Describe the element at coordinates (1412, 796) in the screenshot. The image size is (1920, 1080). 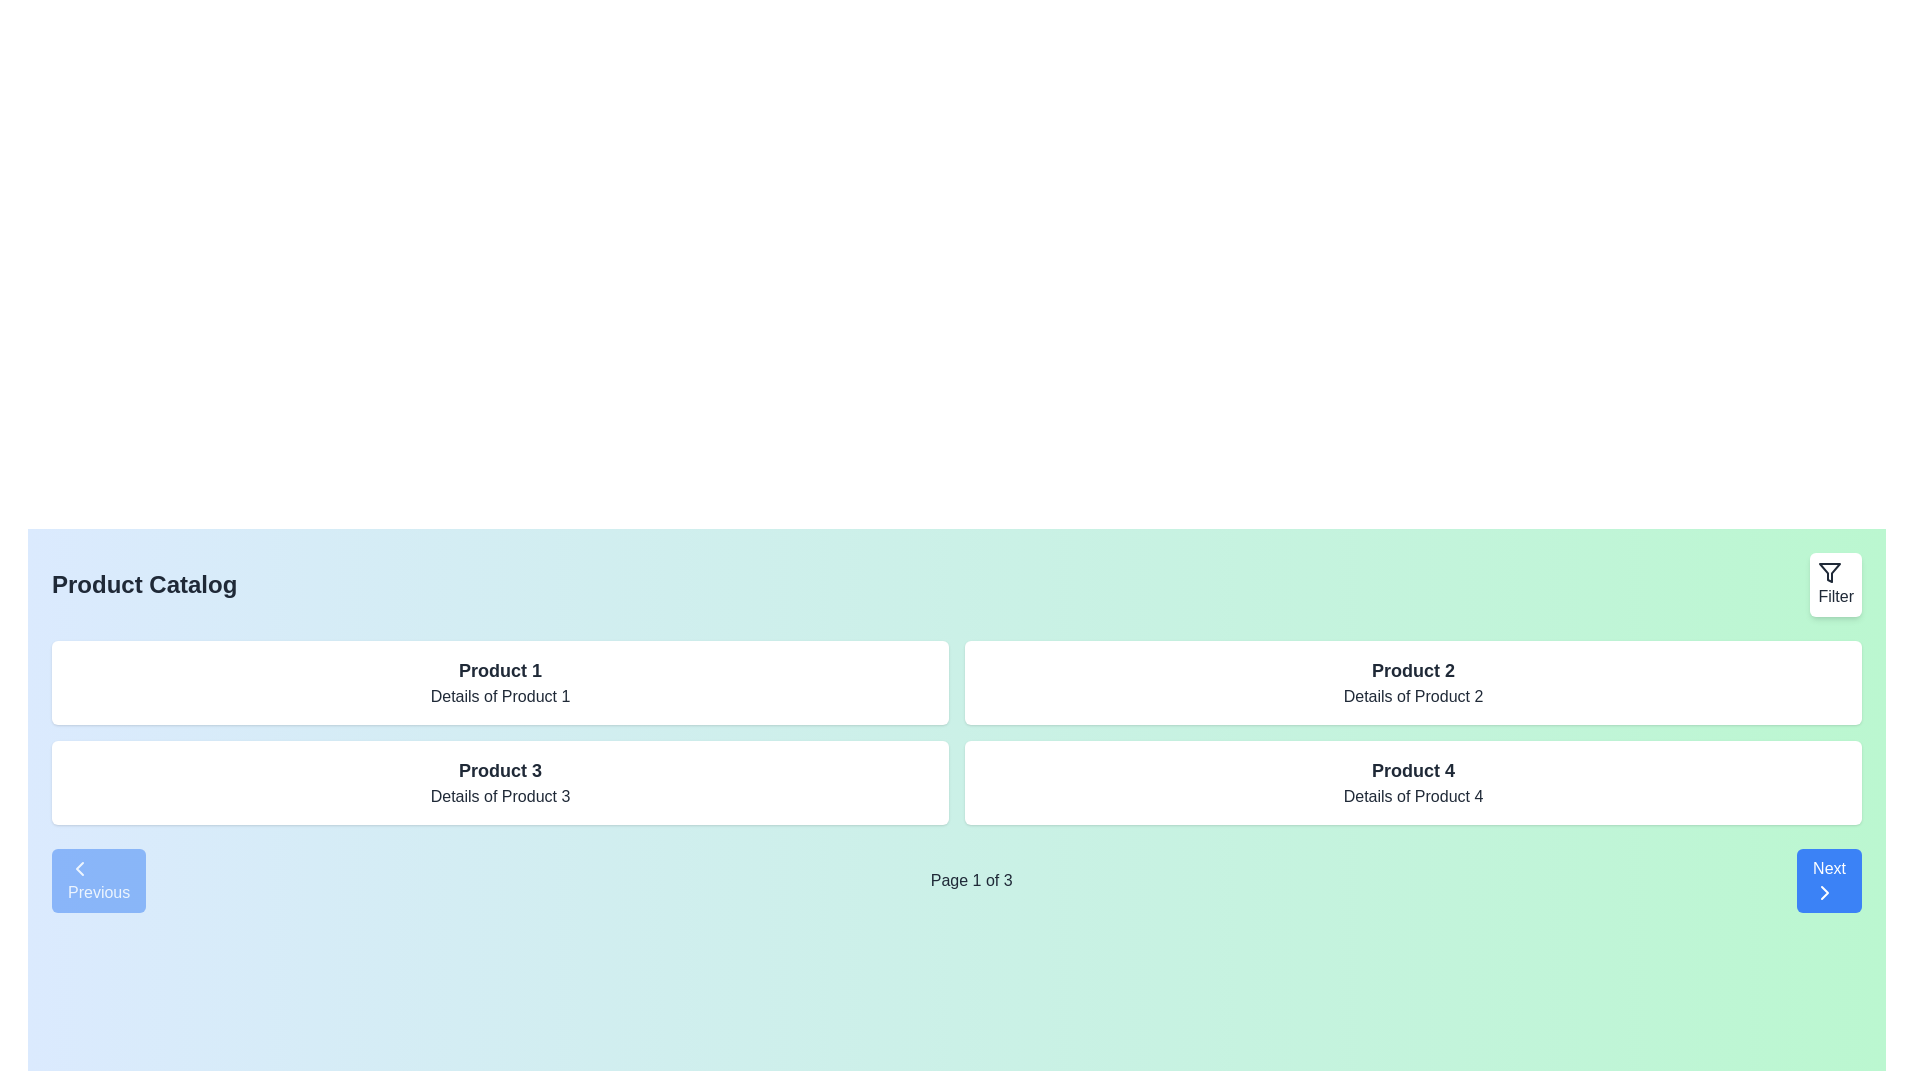
I see `the descriptive text element providing context for 'Product 4', located directly beneath the header in the product card interface` at that location.